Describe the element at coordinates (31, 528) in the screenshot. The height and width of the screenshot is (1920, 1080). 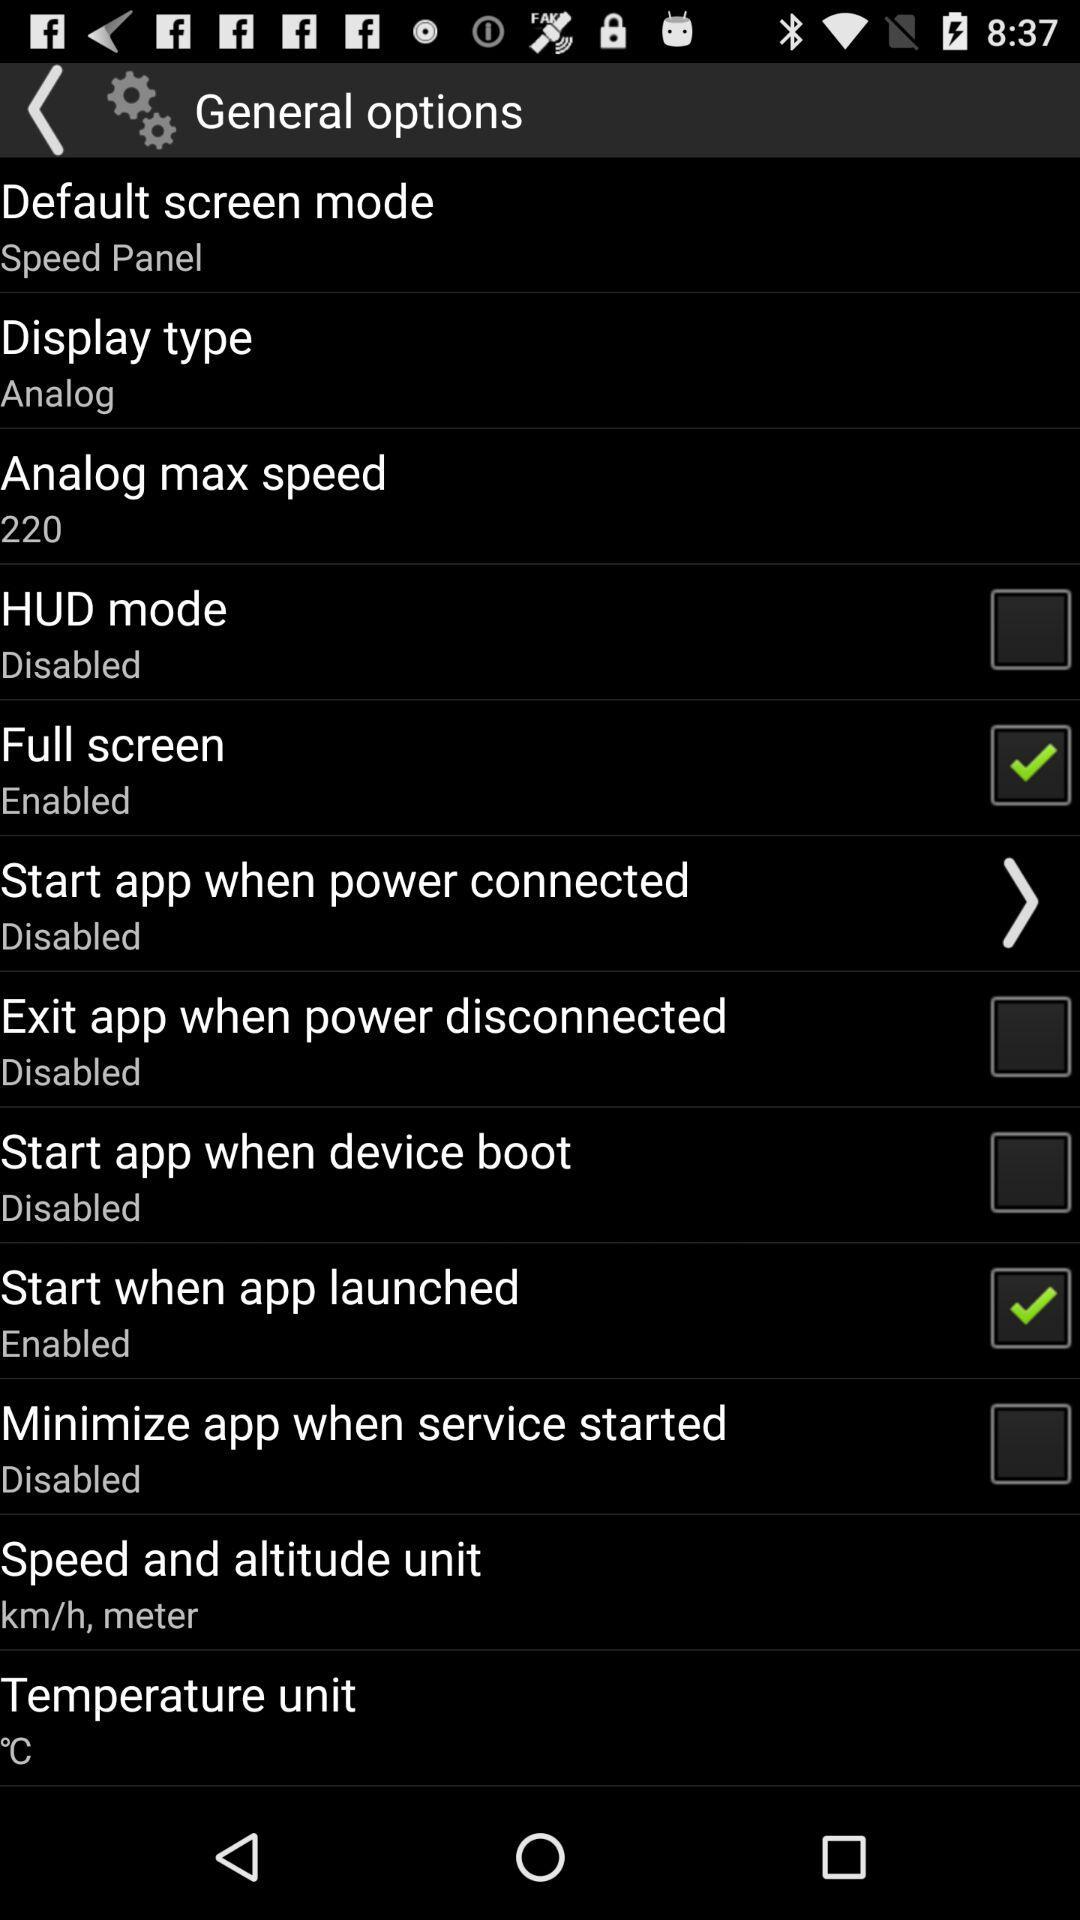
I see `icon above the hud mode` at that location.